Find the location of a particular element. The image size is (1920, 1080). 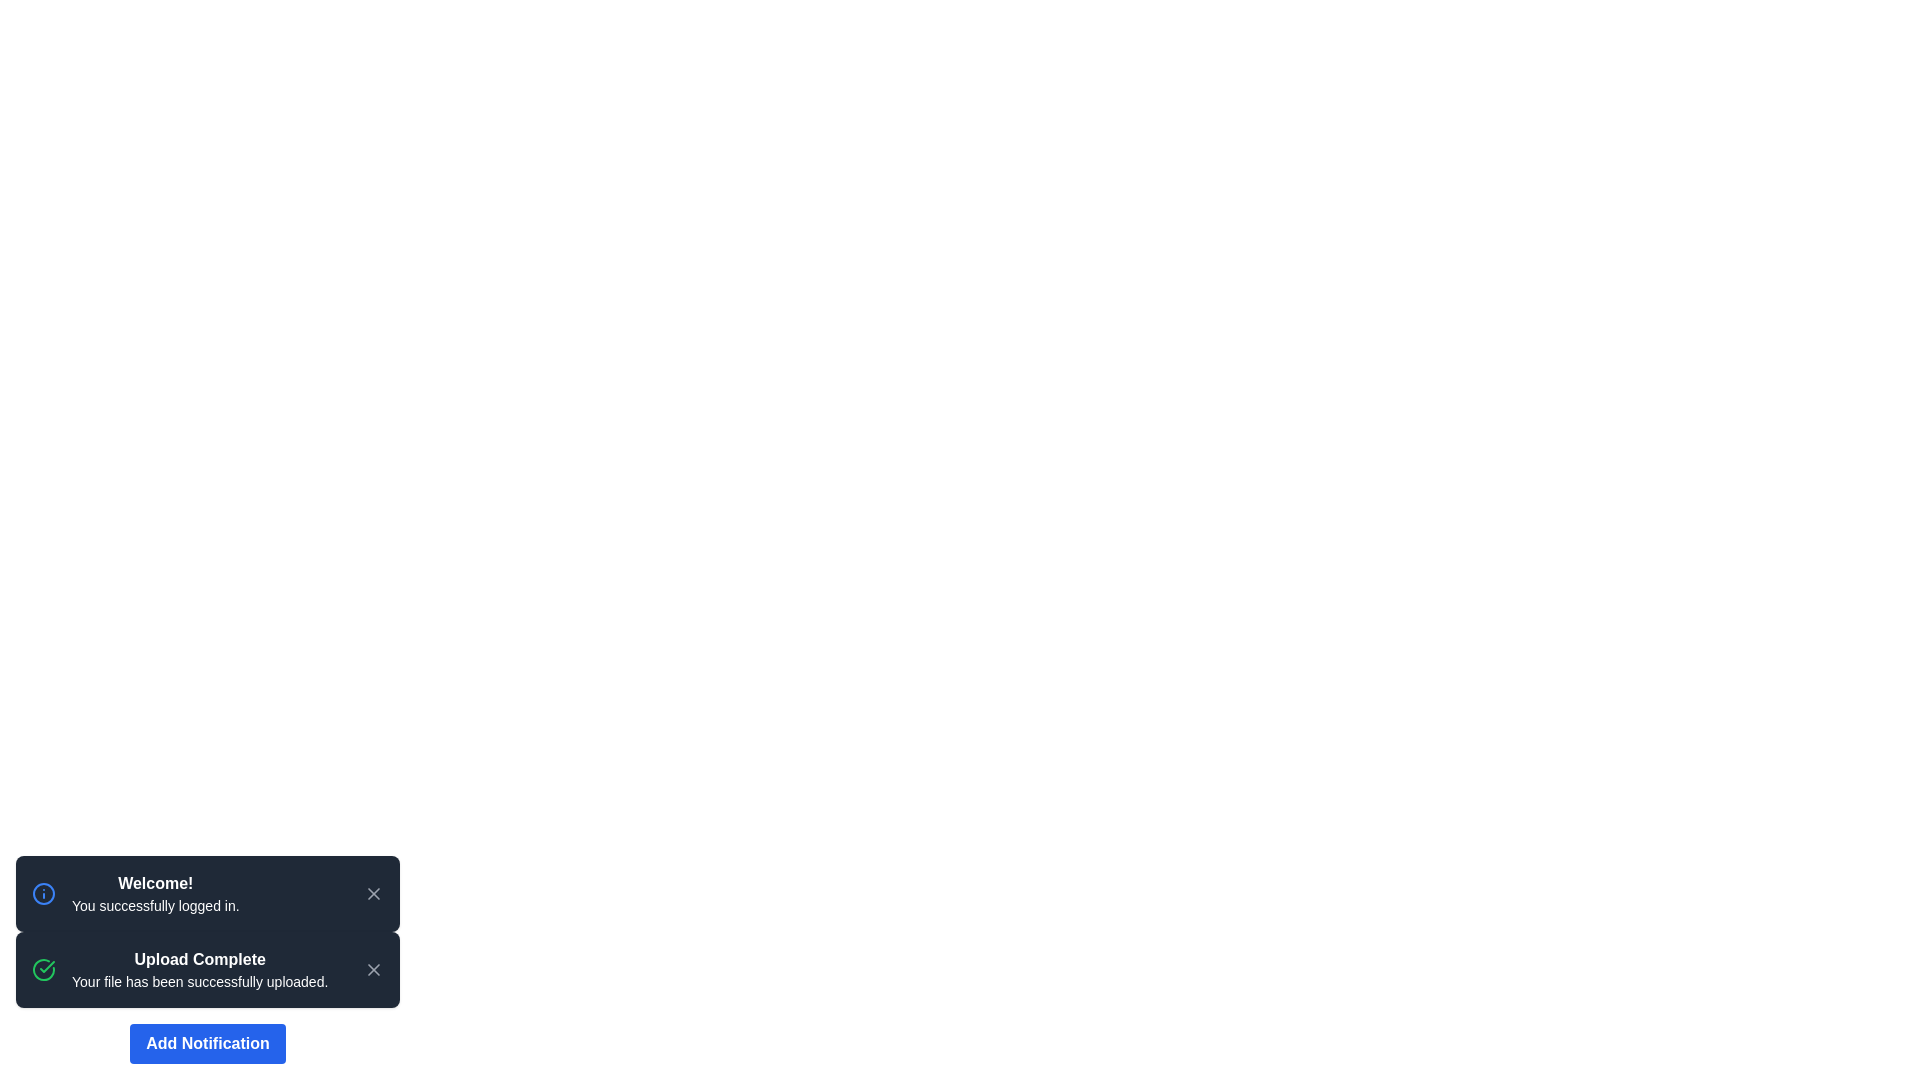

welcome message displayed in the notification box located at the bottom-left corner of the viewport, above the 'Upload Complete' notification is located at coordinates (207, 893).